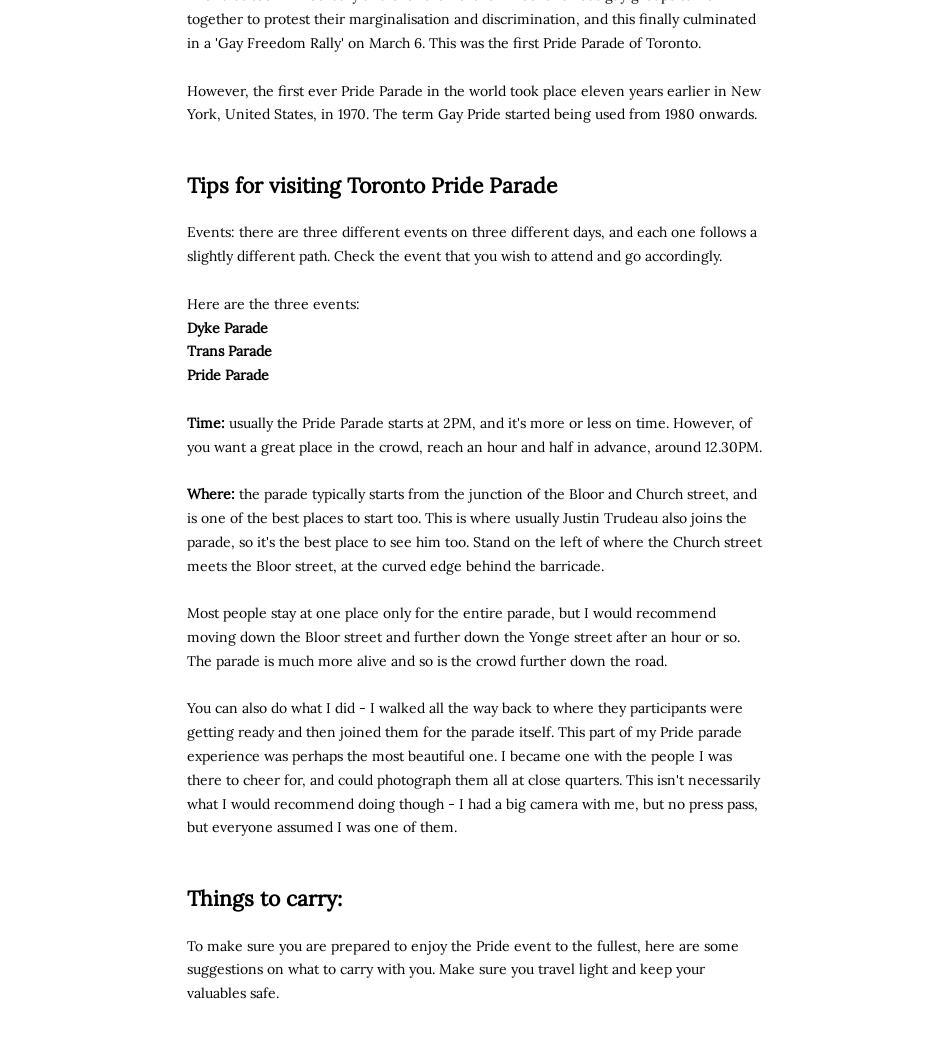 The image size is (950, 1037). I want to click on 'Things to carry:', so click(263, 898).